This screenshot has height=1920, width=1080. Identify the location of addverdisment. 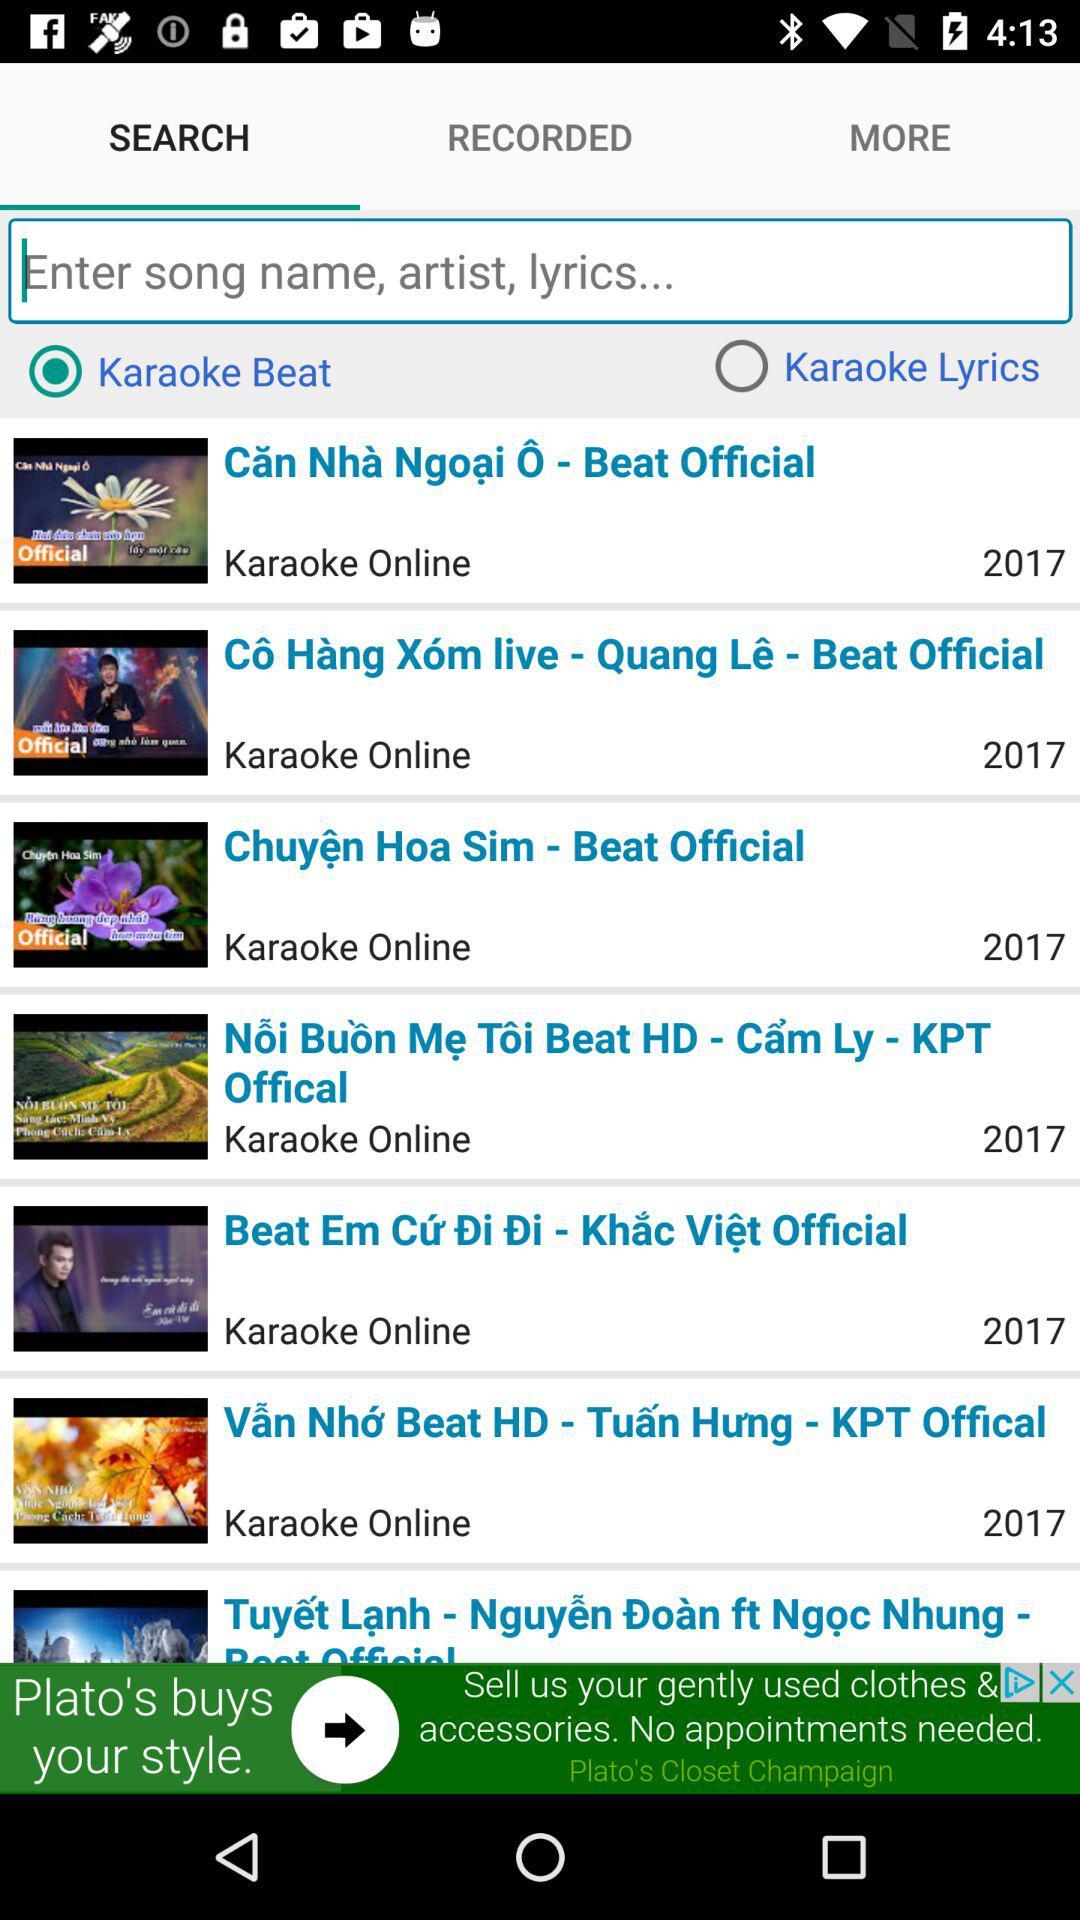
(540, 1727).